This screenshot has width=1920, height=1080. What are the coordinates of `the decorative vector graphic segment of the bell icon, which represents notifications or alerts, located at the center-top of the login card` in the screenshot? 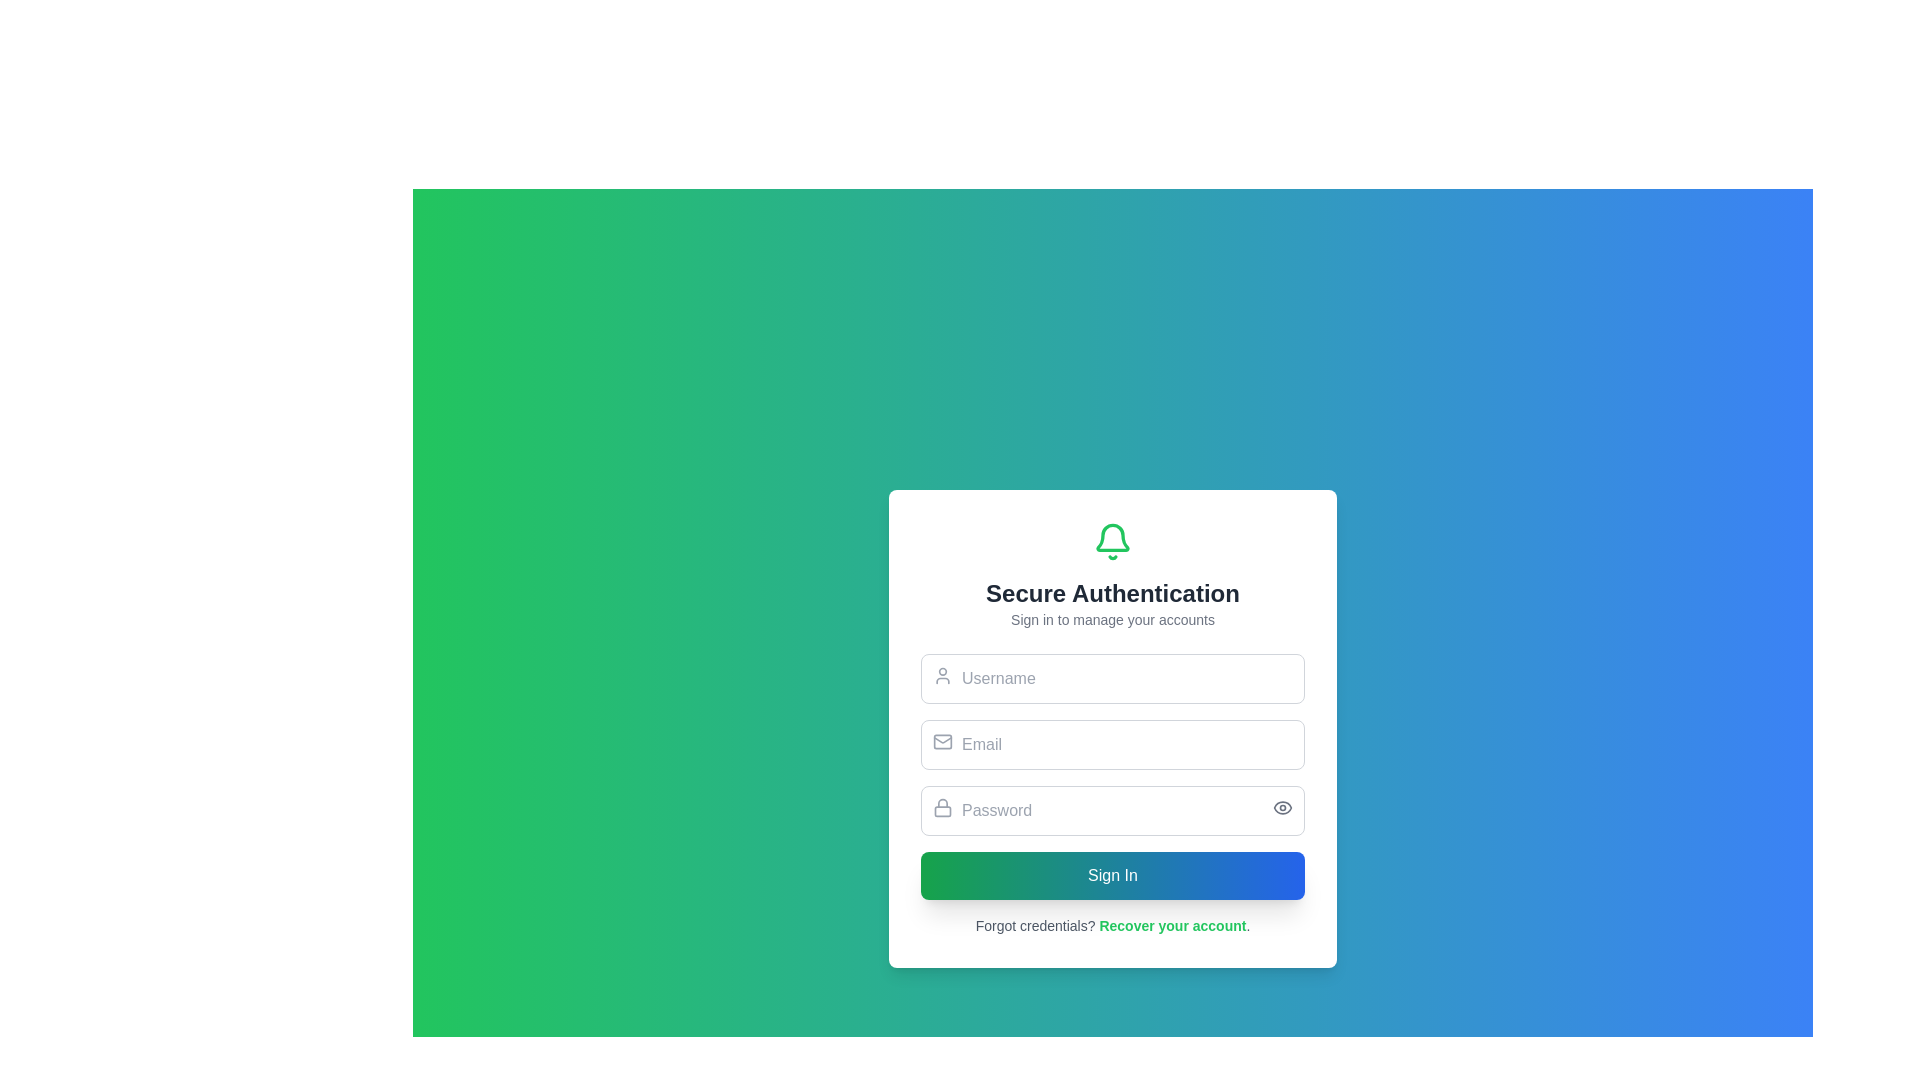 It's located at (1112, 536).